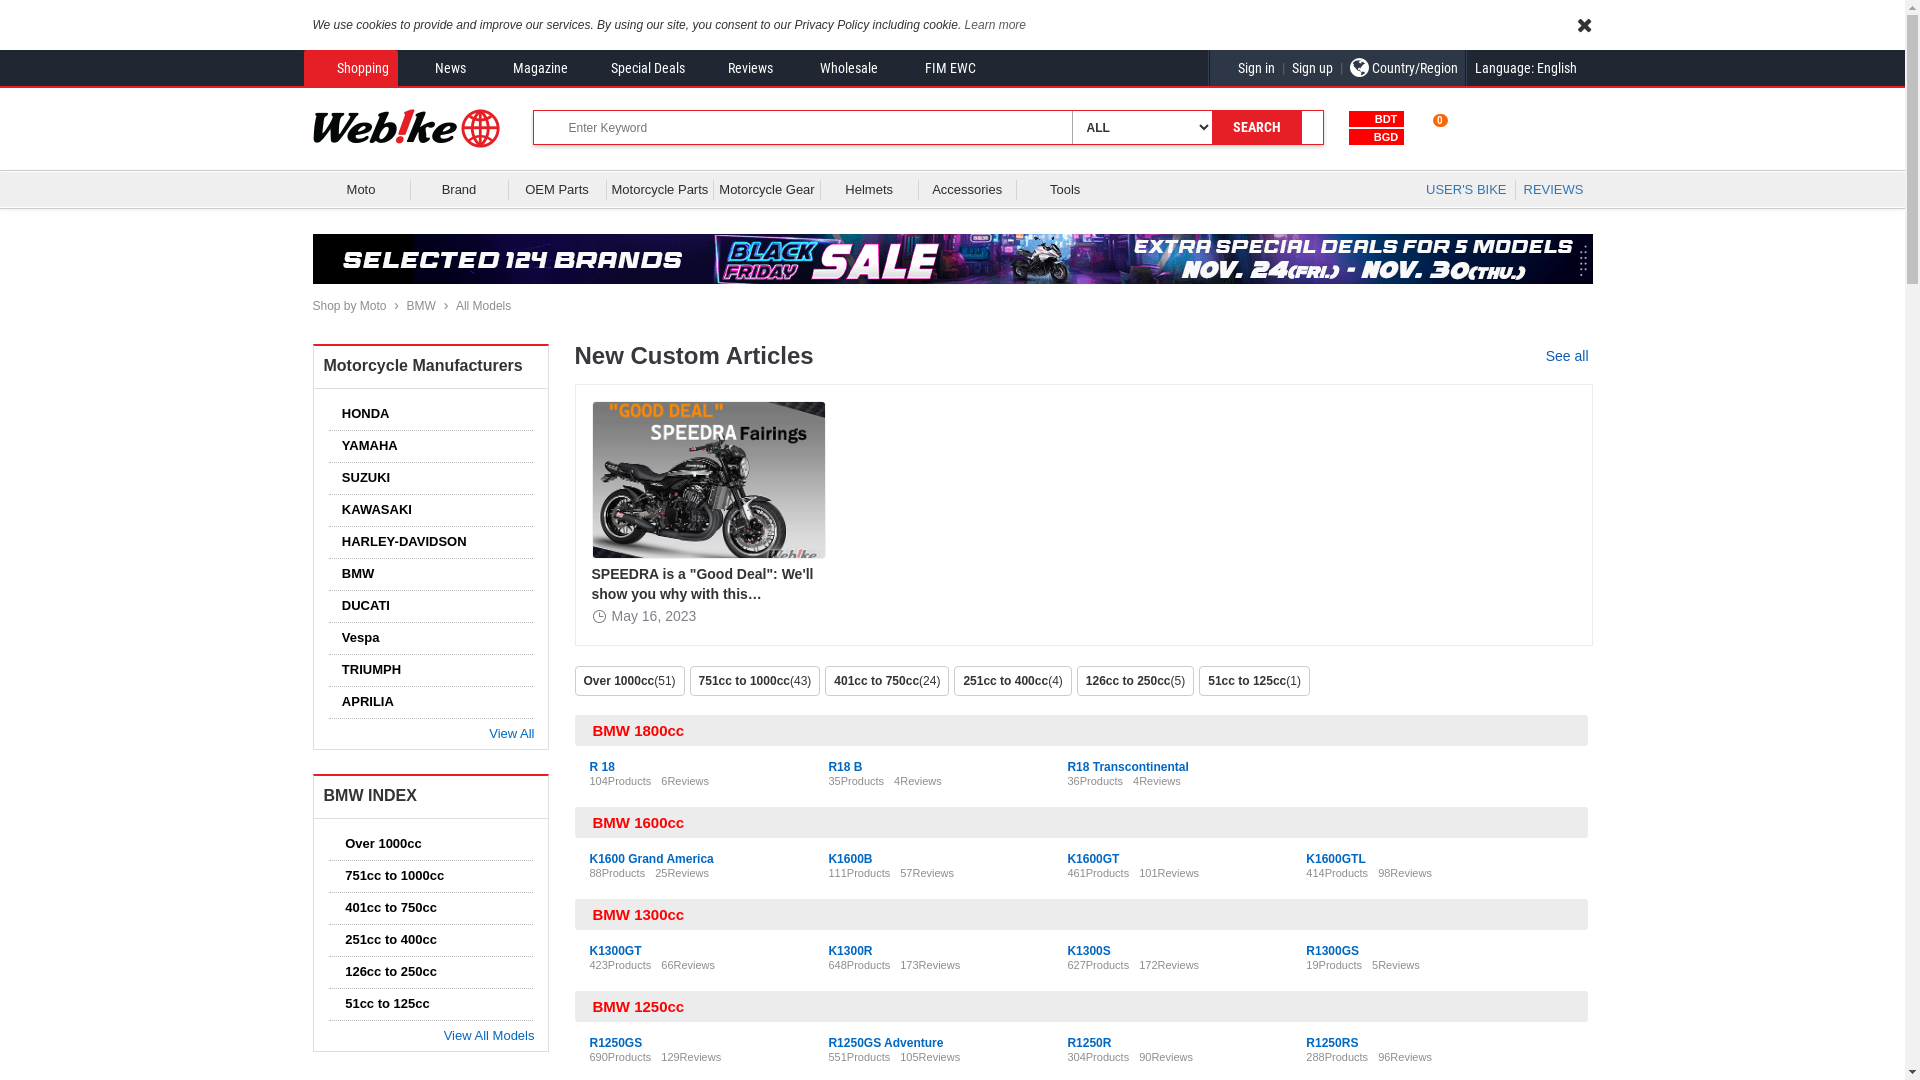 This screenshot has height=1080, width=1920. What do you see at coordinates (335, 874) in the screenshot?
I see `'751cc to 1000cc'` at bounding box center [335, 874].